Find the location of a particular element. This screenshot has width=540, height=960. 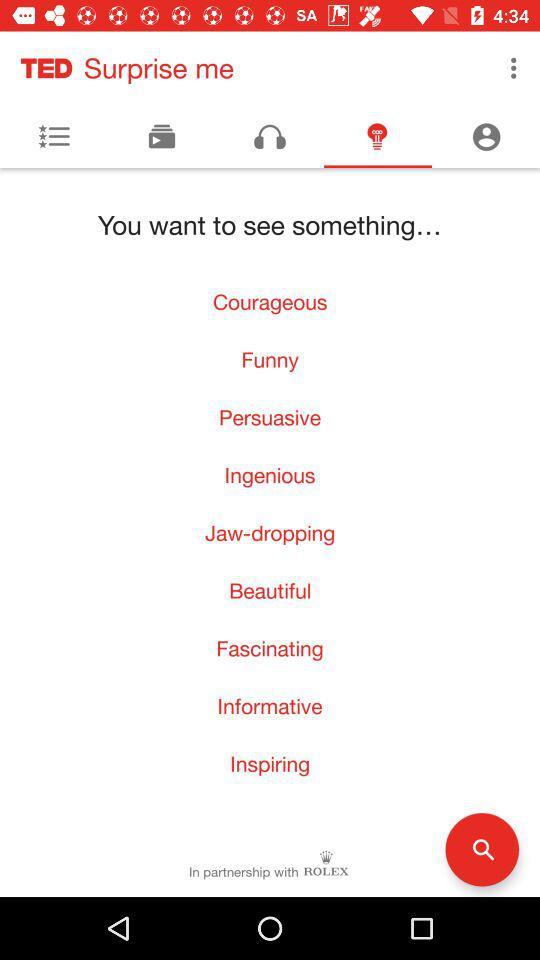

the item below ingenious icon is located at coordinates (270, 531).